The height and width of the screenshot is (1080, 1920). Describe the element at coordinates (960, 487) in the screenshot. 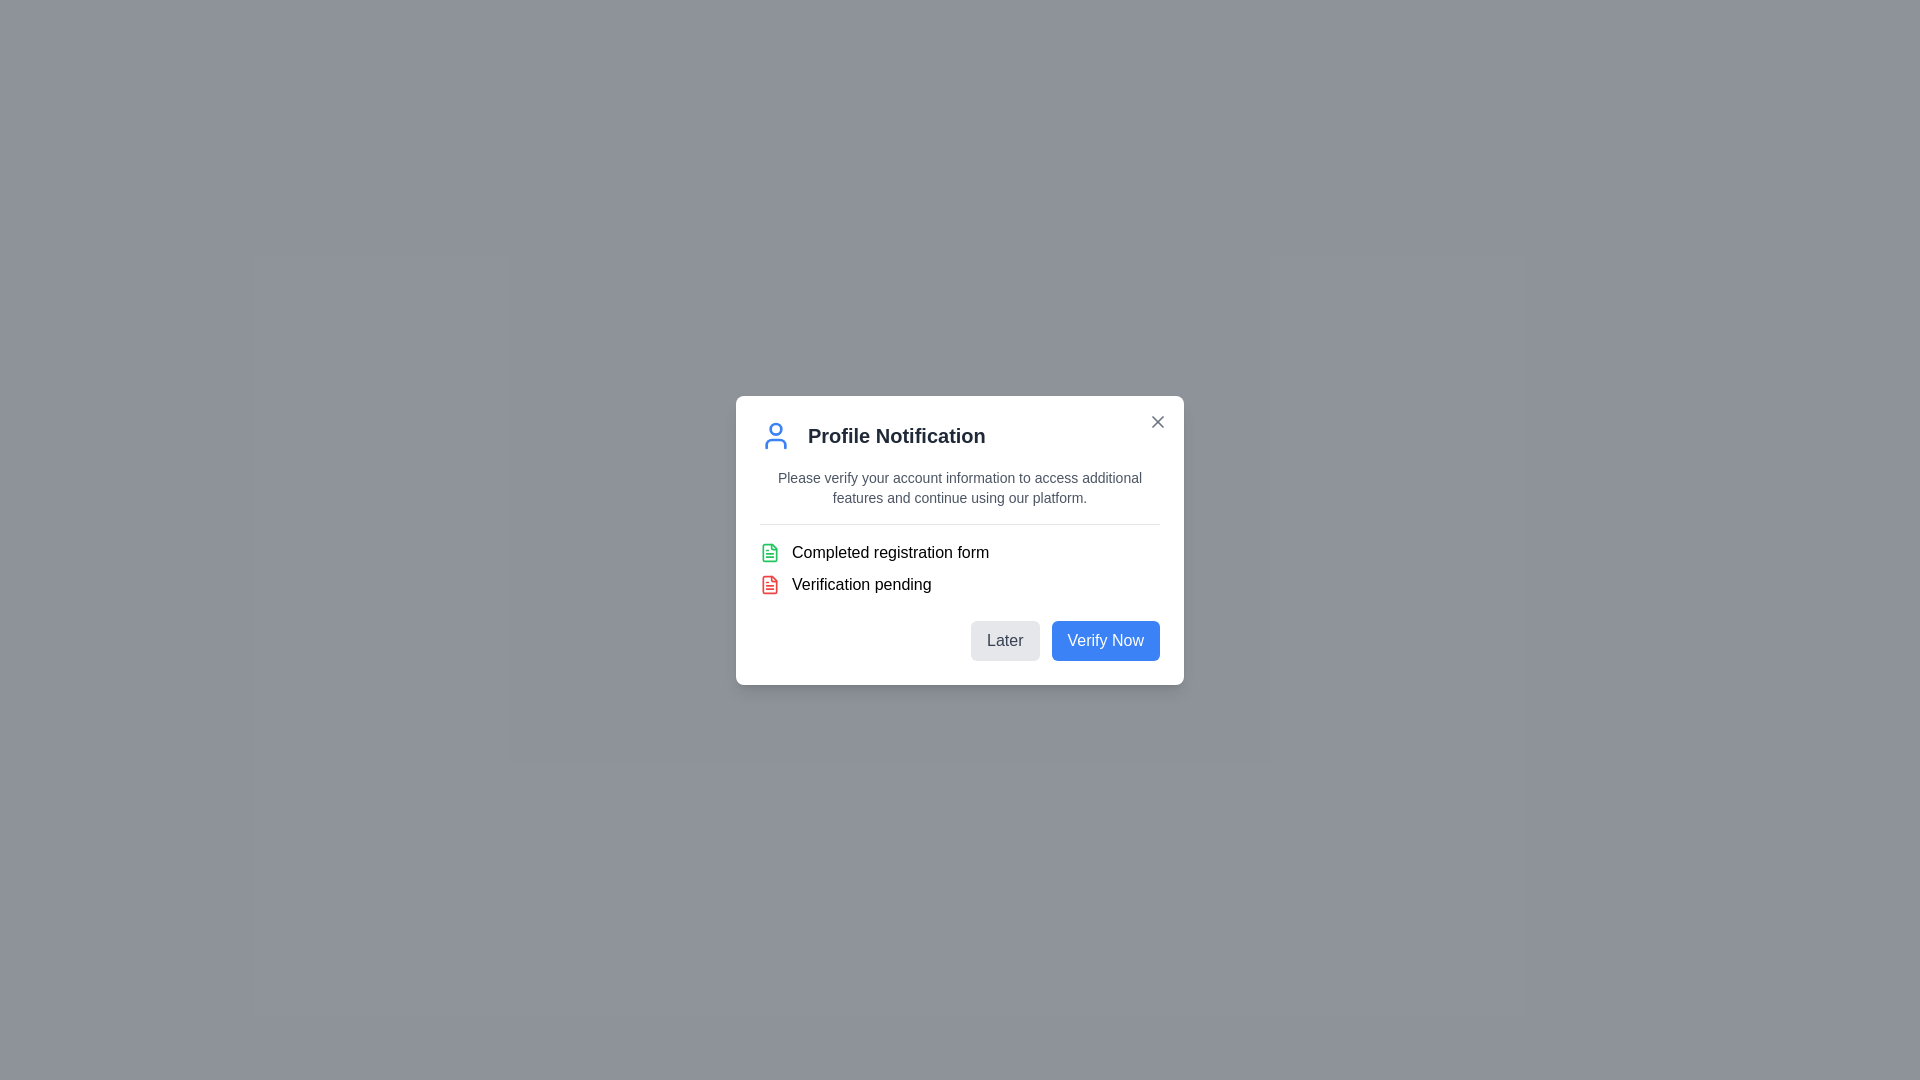

I see `the instructional text located below the title in the 'Profile Notification' dialog box, which informs the user about verifying their account information` at that location.